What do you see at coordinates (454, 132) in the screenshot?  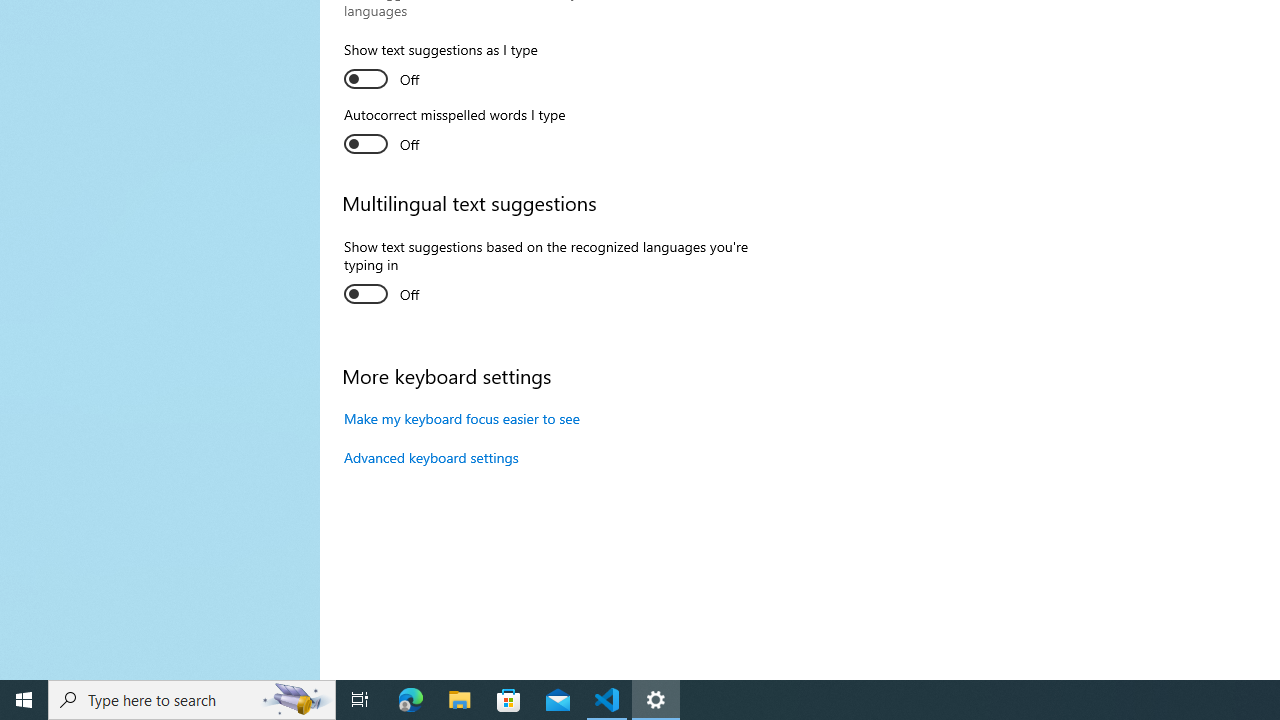 I see `'Autocorrect misspelled words I type'` at bounding box center [454, 132].